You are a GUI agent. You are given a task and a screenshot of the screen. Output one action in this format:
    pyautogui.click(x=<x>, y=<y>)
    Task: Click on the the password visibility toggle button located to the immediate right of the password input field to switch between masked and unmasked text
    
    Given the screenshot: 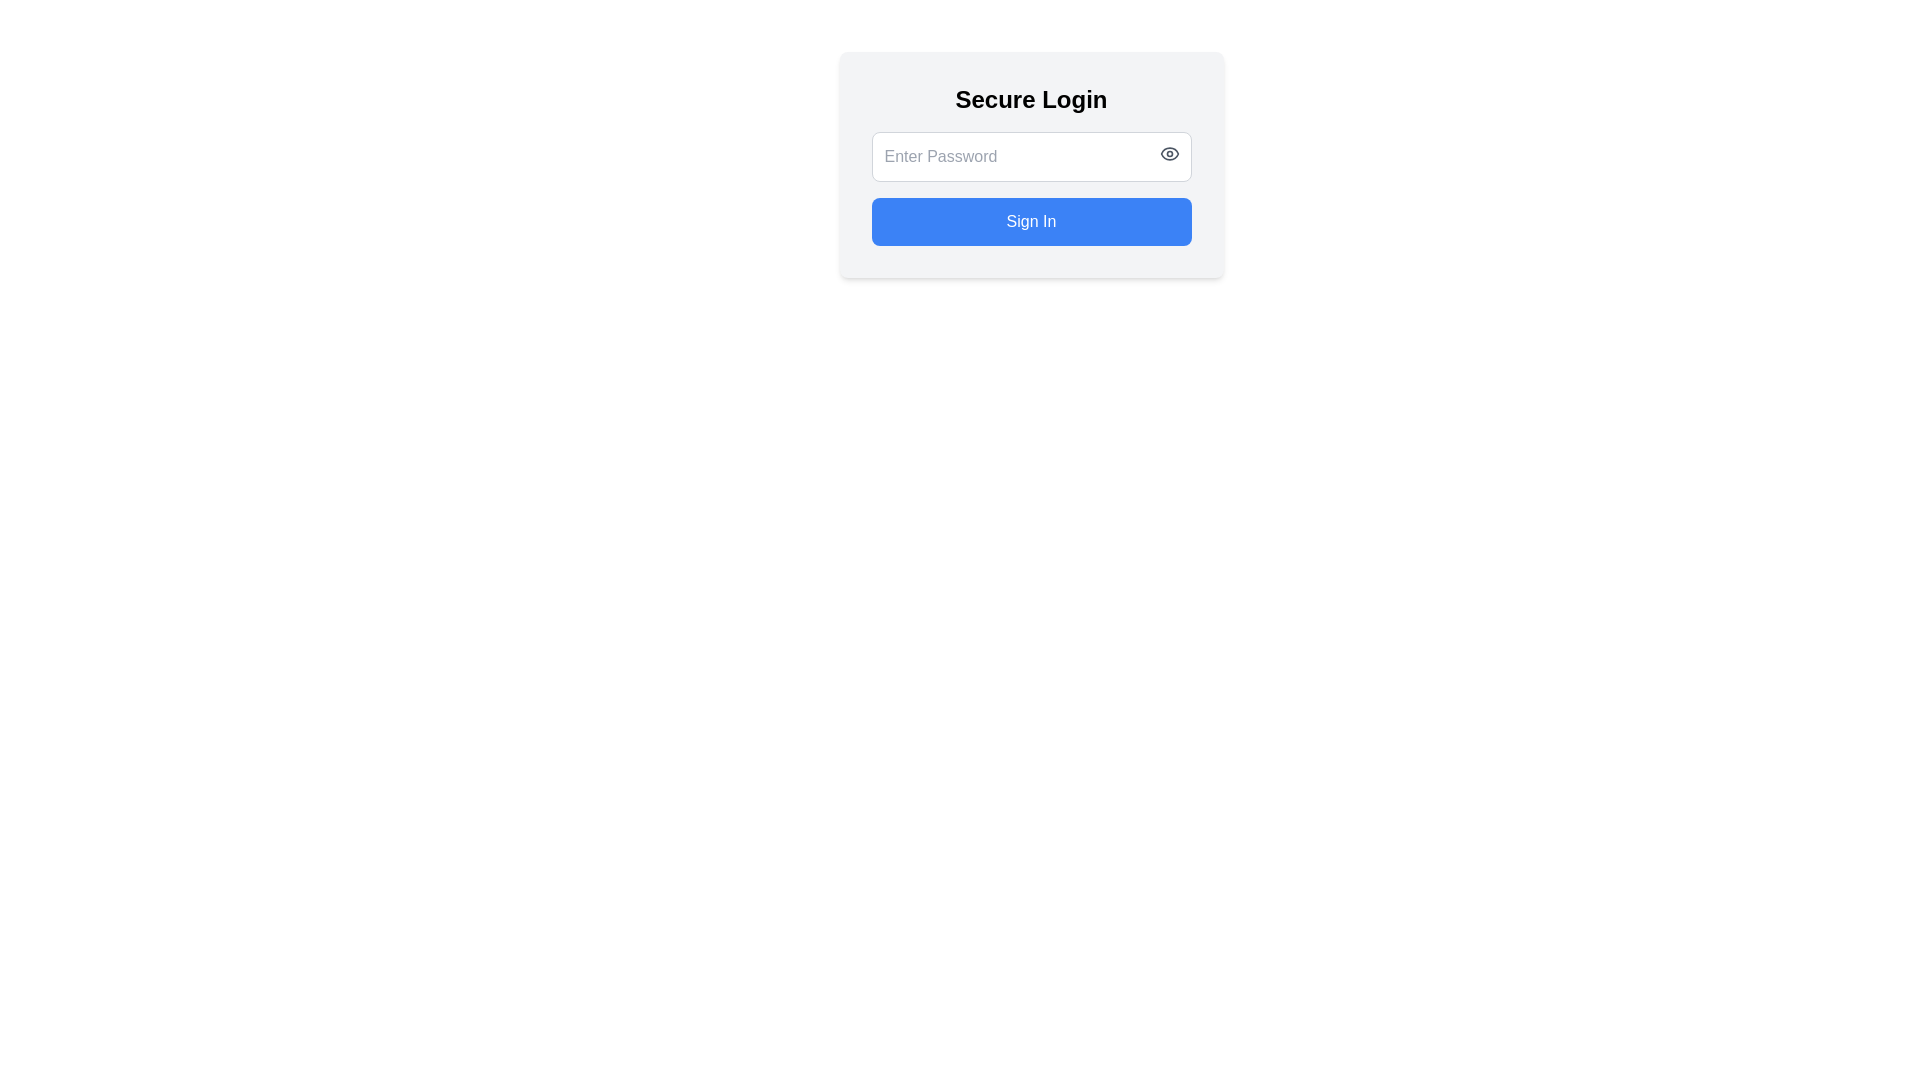 What is the action you would take?
    pyautogui.click(x=1169, y=153)
    